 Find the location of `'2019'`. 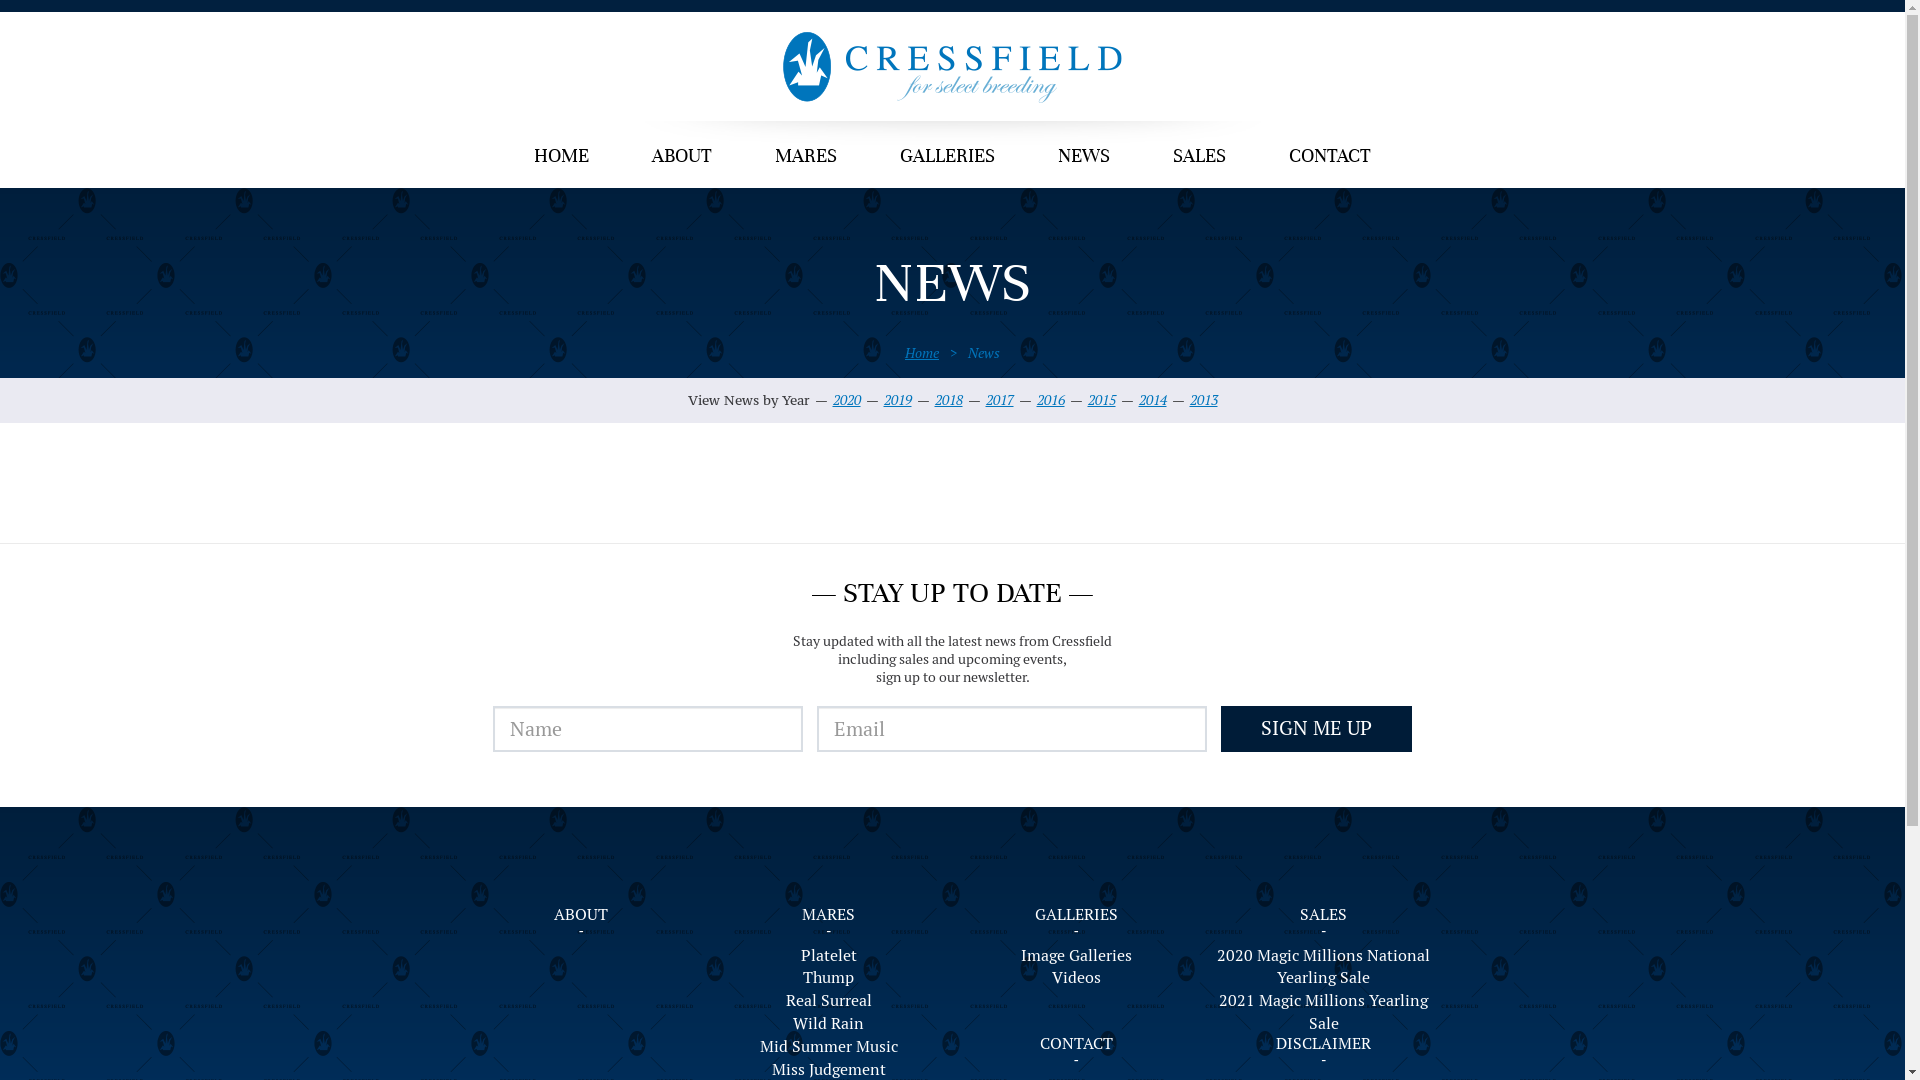

'2019' is located at coordinates (896, 400).